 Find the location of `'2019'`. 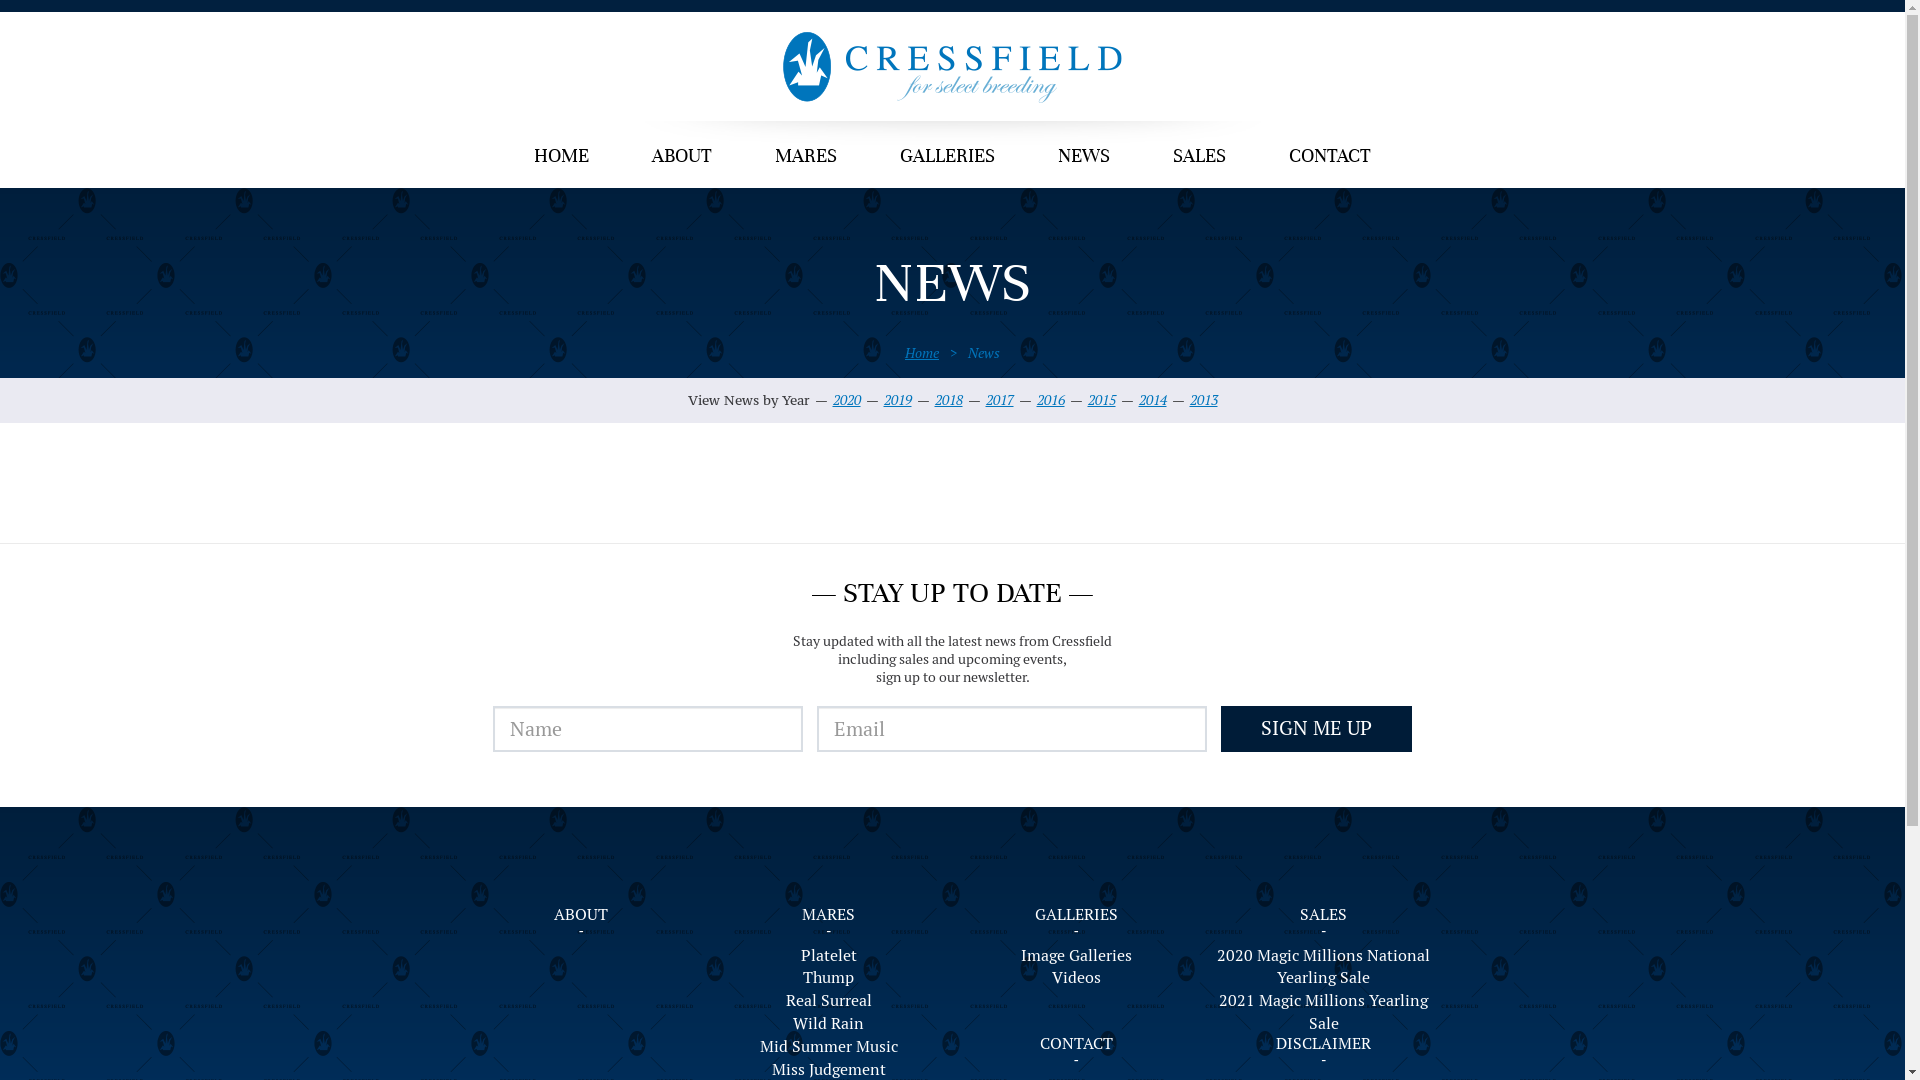

'2019' is located at coordinates (896, 400).